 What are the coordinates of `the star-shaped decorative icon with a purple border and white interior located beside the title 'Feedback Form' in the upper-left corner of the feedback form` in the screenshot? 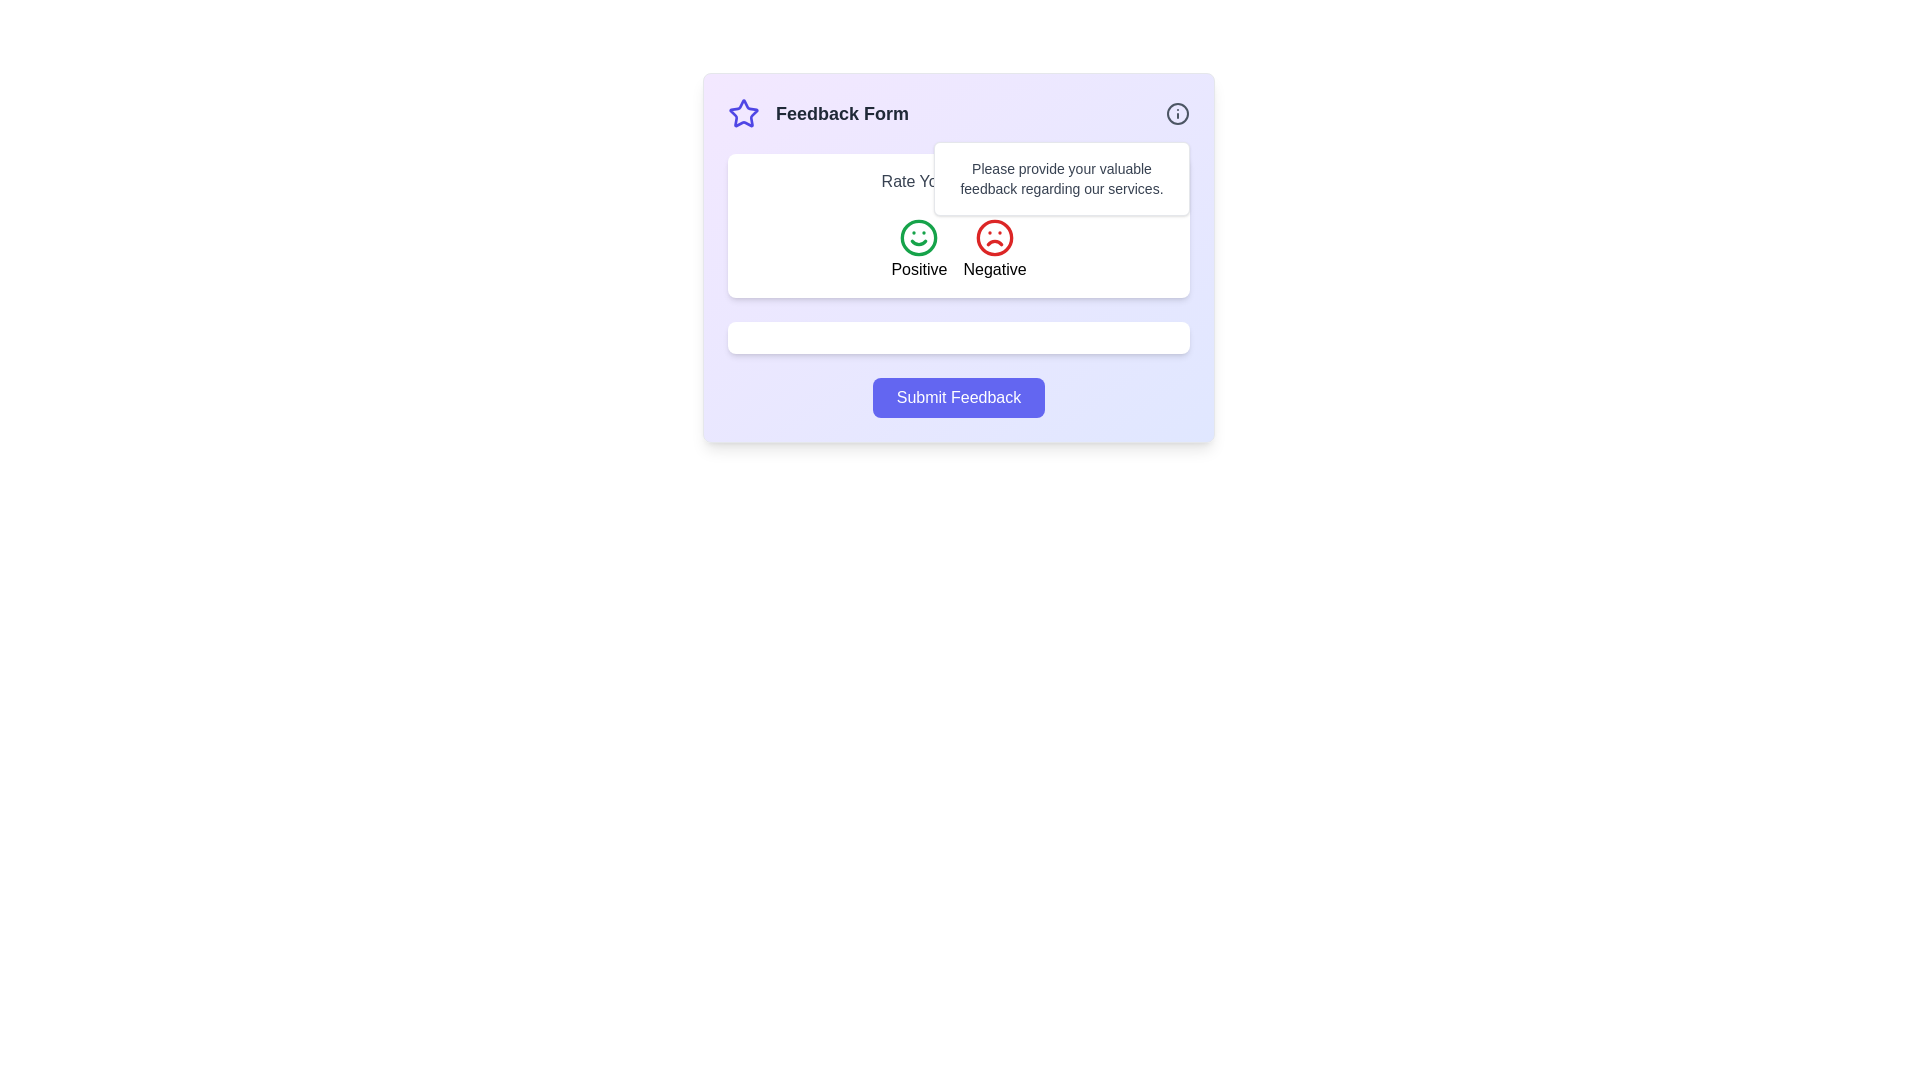 It's located at (743, 113).